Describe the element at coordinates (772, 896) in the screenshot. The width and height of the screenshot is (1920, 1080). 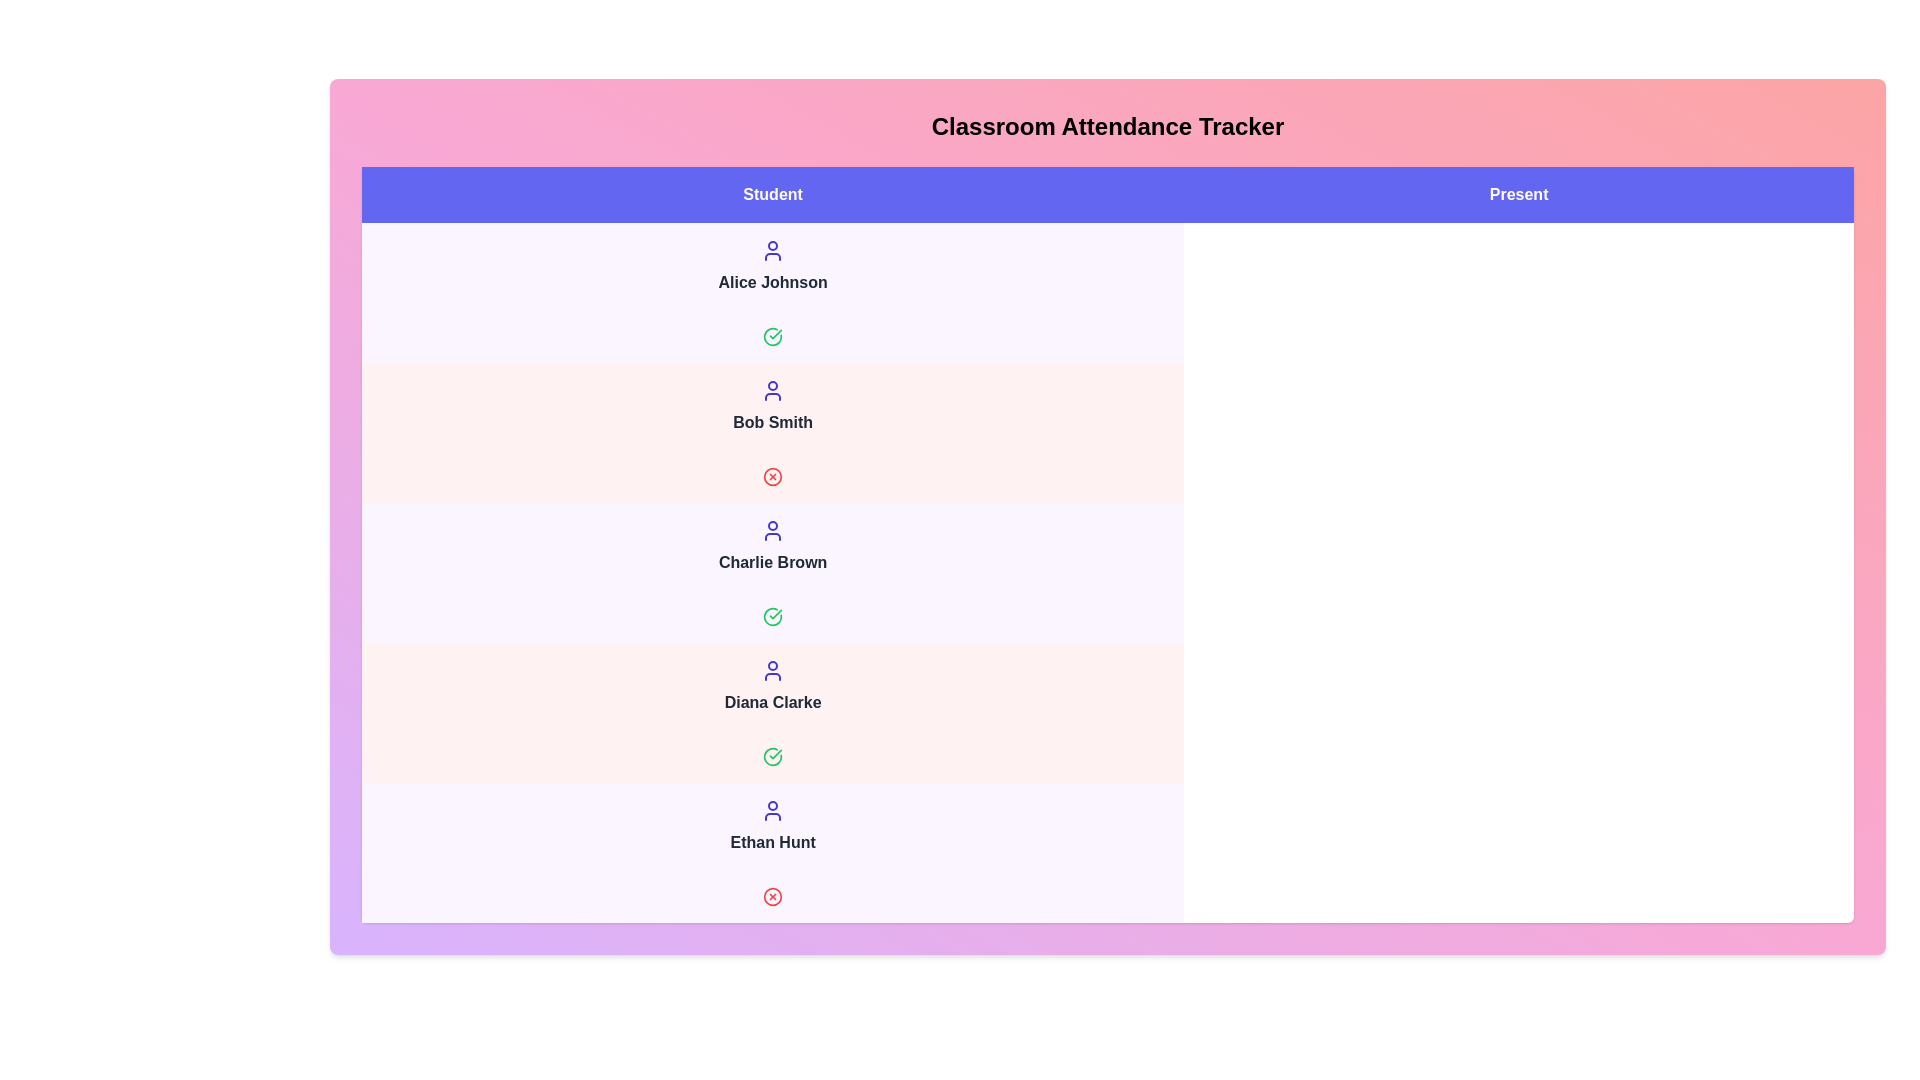
I see `the attendance status icon for Ethan Hunt to toggle their status` at that location.